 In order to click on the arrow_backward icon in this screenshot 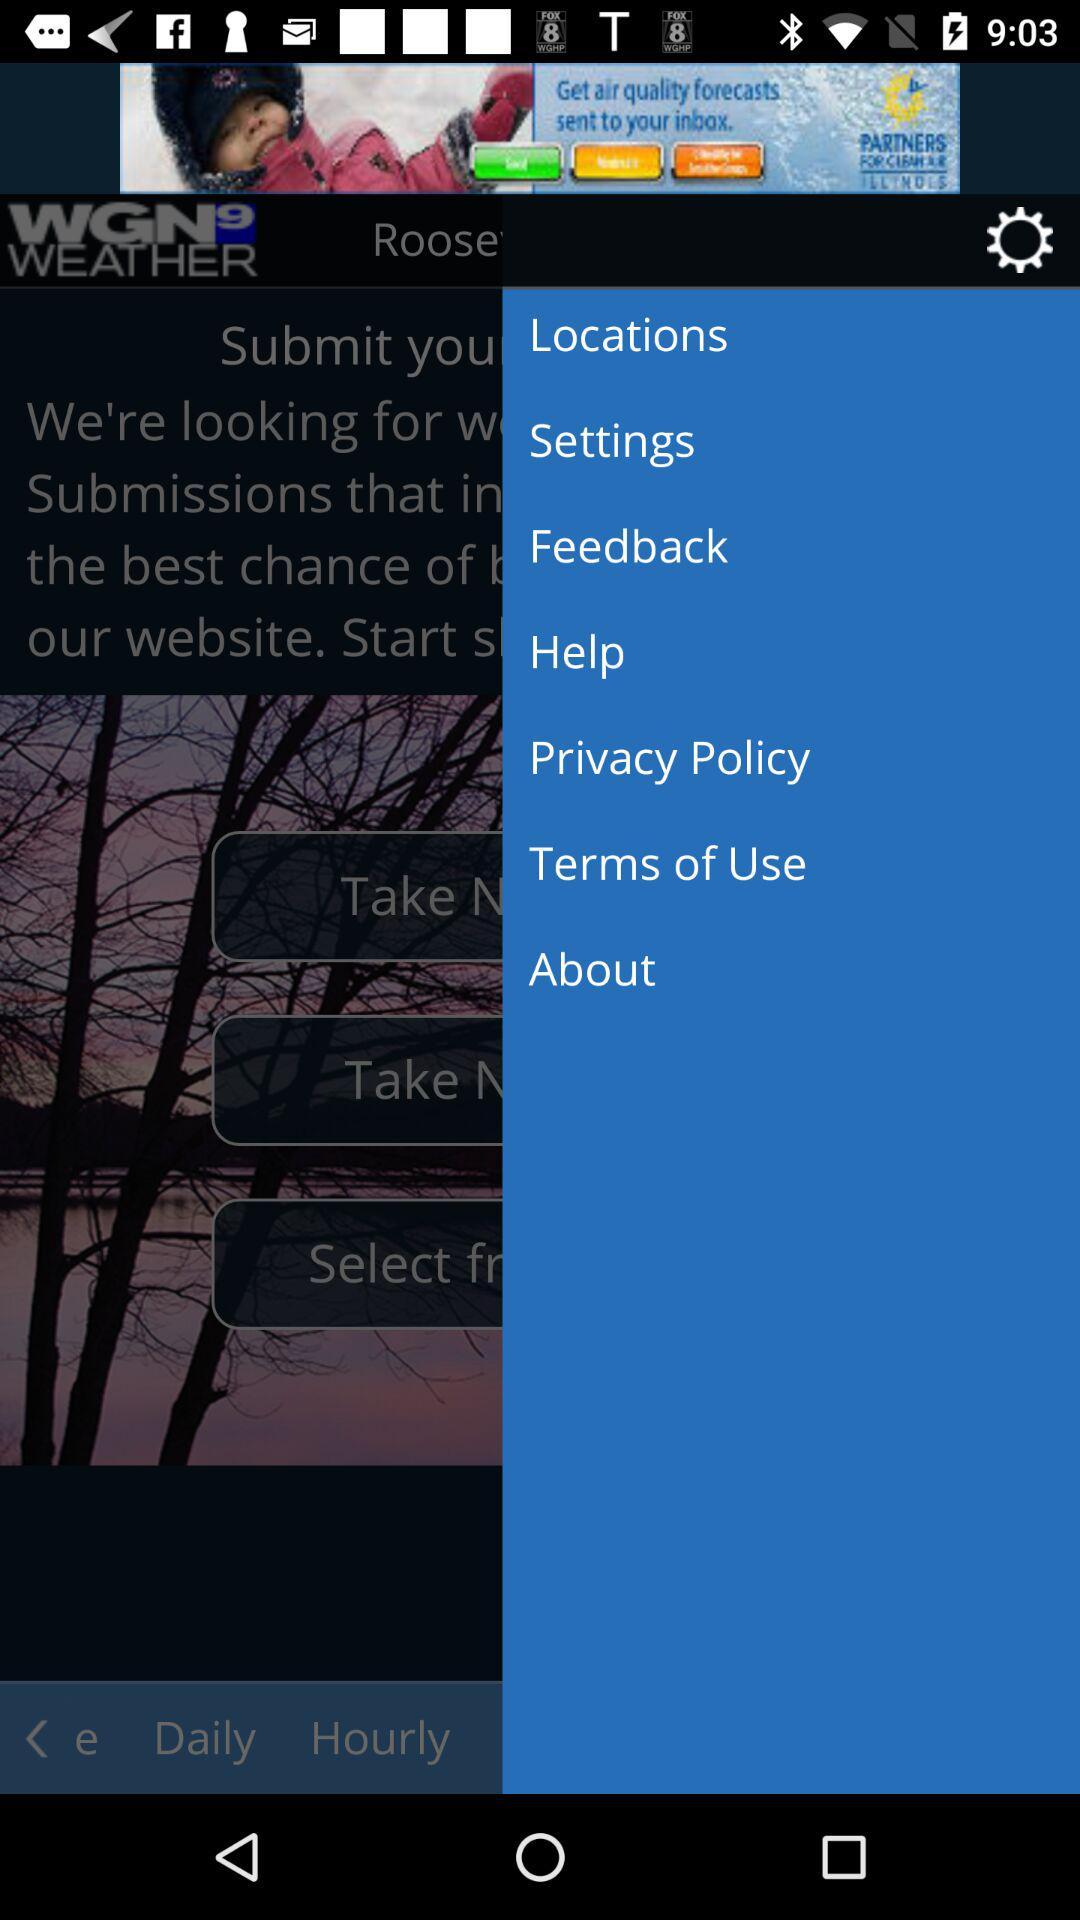, I will do `click(36, 1737)`.